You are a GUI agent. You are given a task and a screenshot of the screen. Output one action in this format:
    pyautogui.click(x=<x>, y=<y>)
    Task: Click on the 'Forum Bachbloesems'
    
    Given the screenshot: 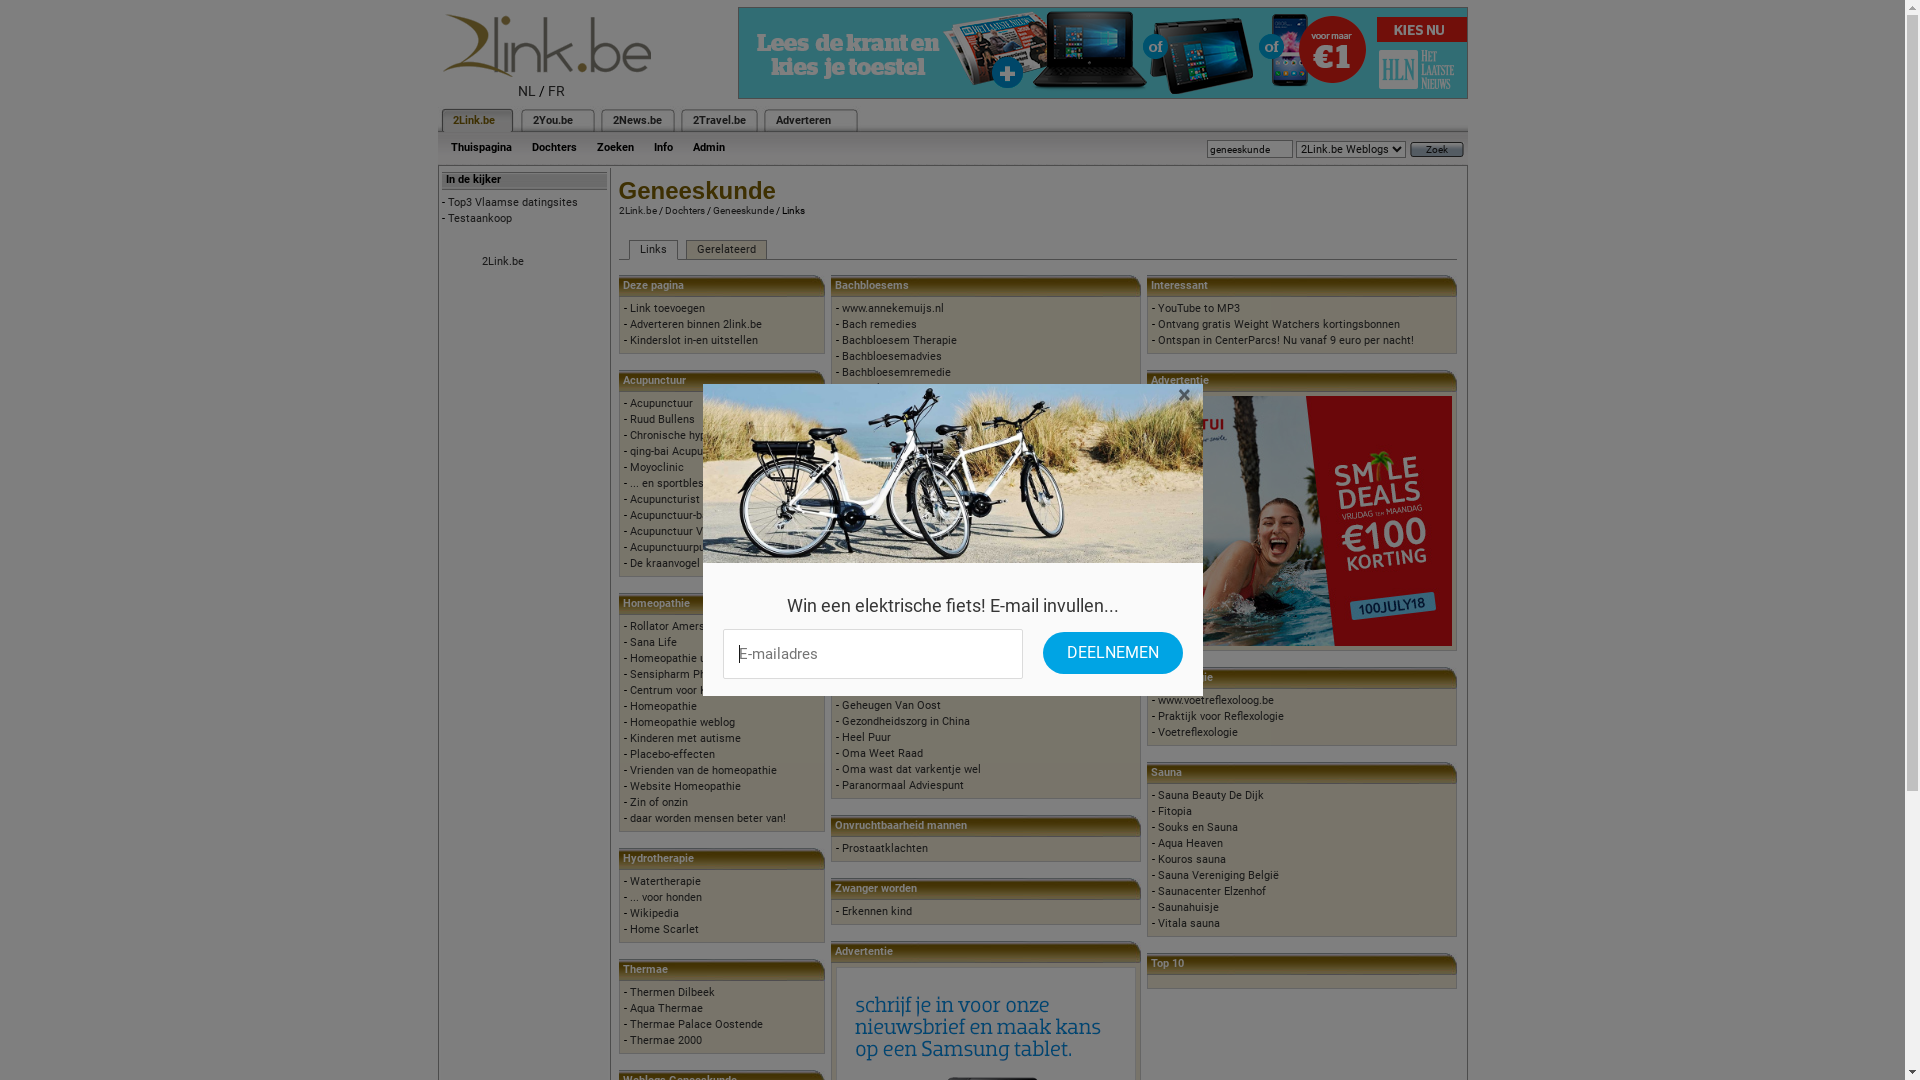 What is the action you would take?
    pyautogui.click(x=895, y=404)
    